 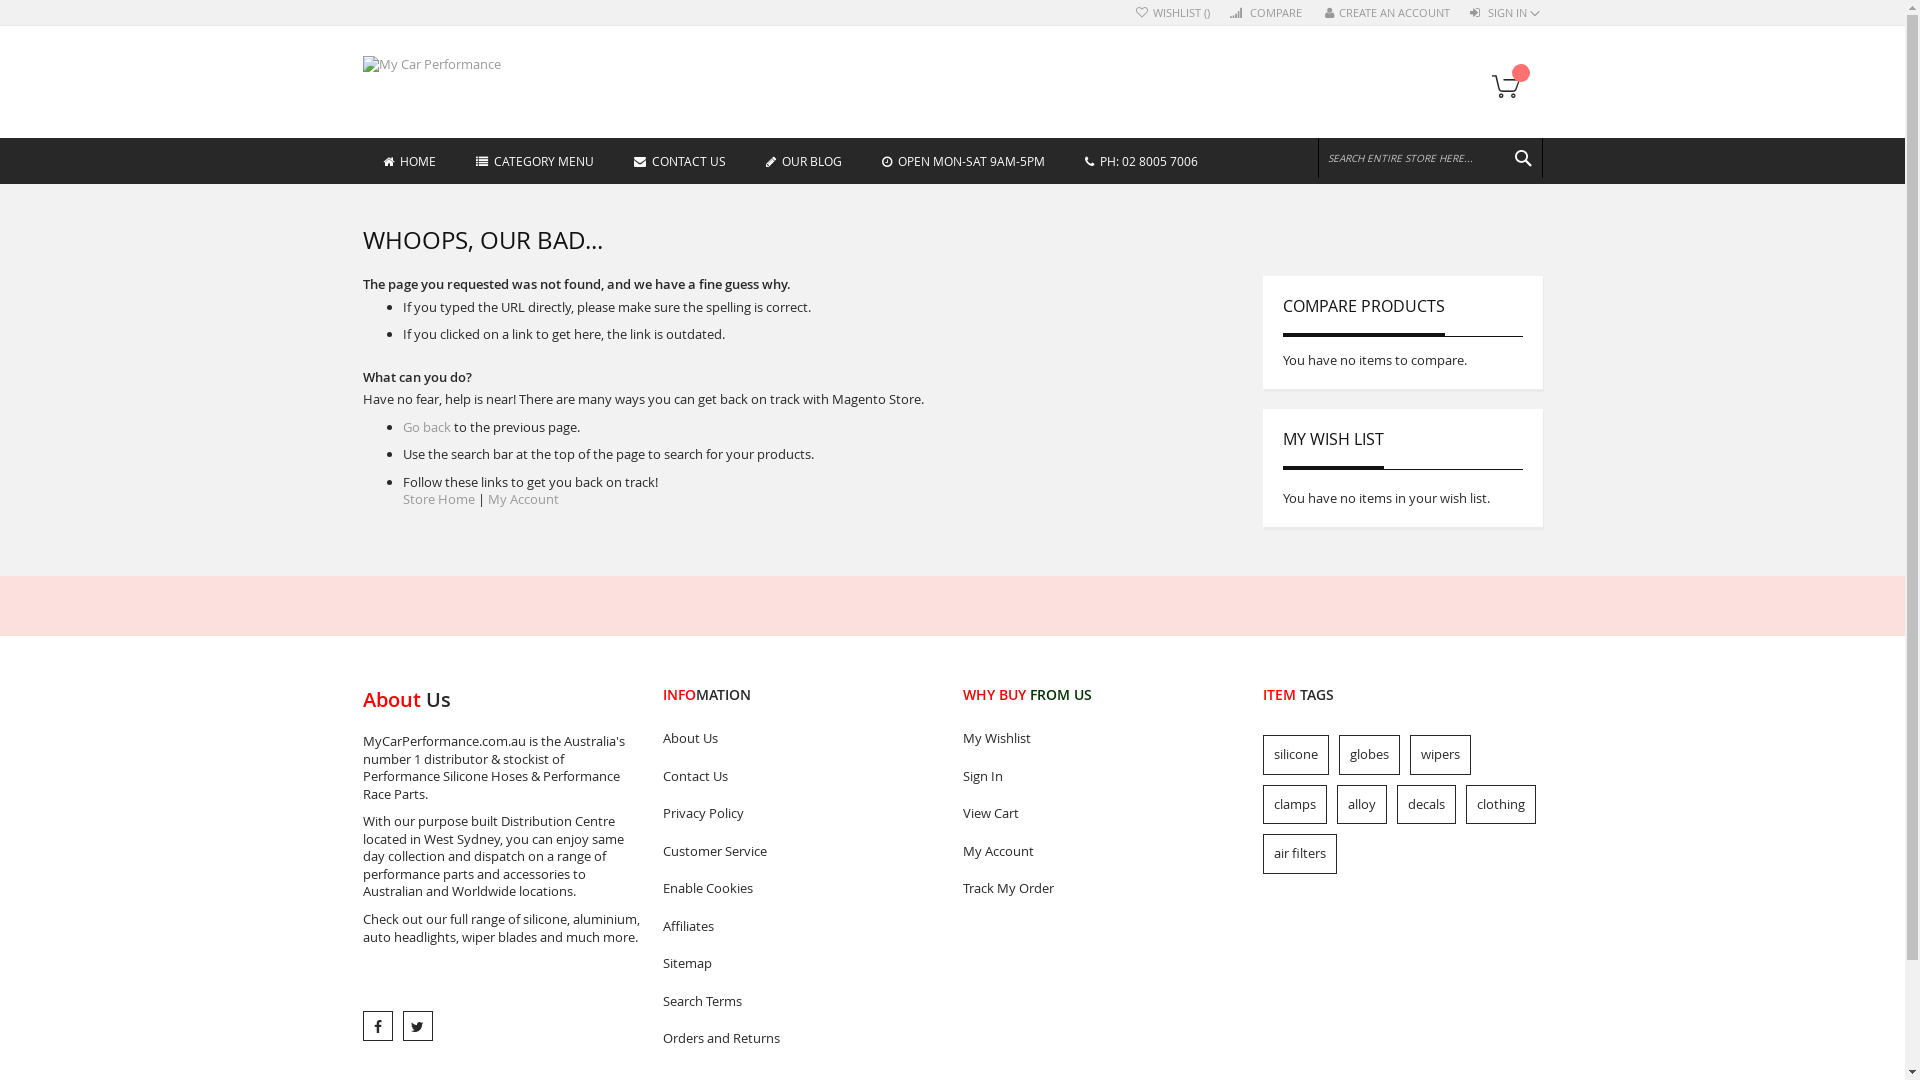 What do you see at coordinates (963, 159) in the screenshot?
I see `'OPEN MON-SAT 9AM-5PM'` at bounding box center [963, 159].